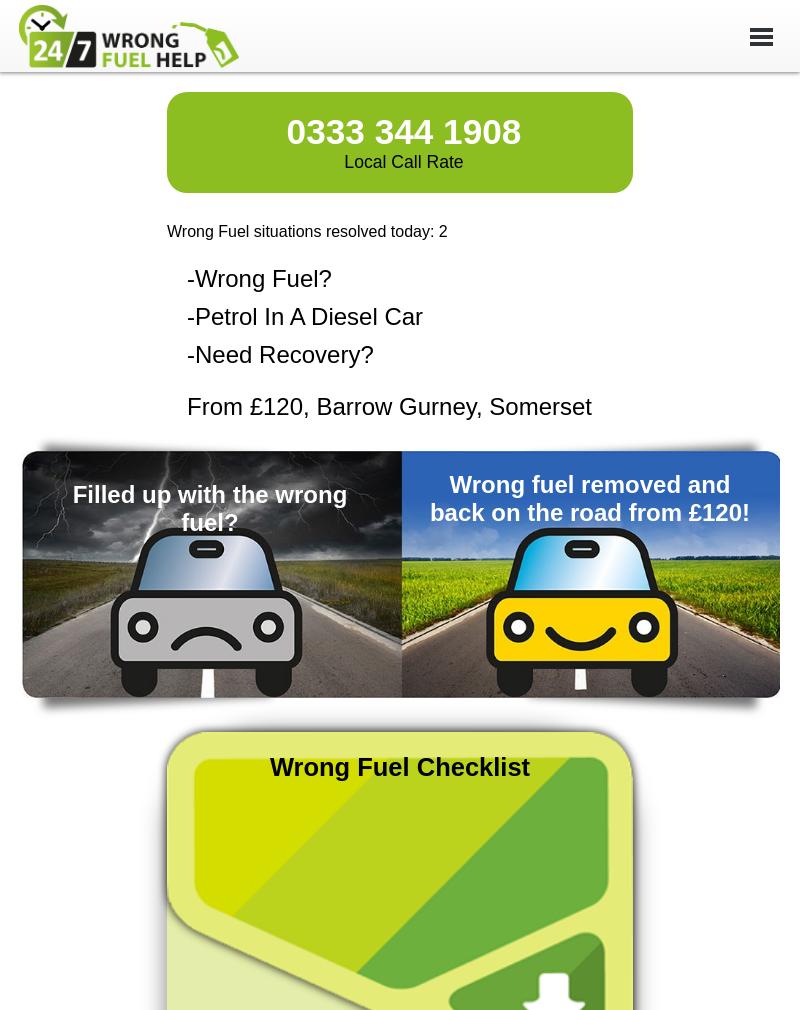  I want to click on 'Petrol In A Diesel Car', so click(308, 316).